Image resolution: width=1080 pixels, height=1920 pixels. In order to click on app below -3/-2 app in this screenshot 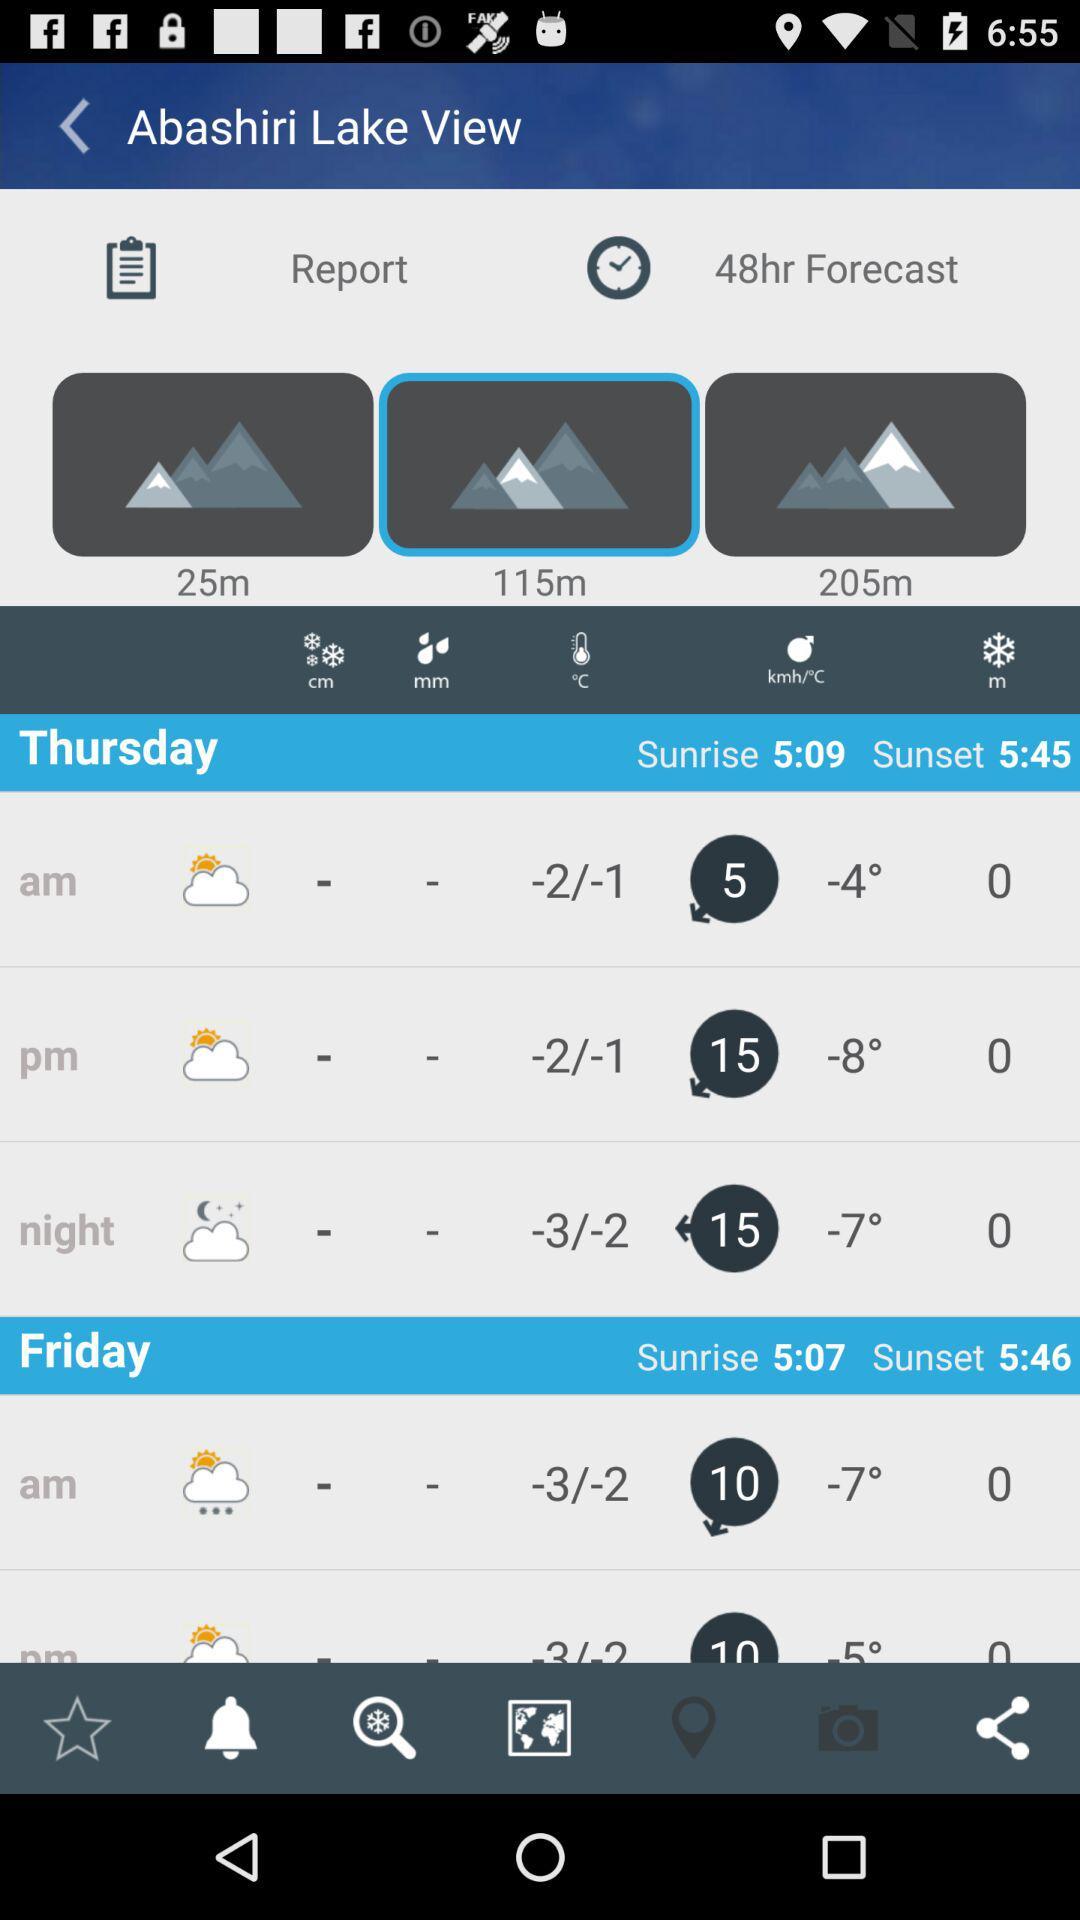, I will do `click(692, 1727)`.